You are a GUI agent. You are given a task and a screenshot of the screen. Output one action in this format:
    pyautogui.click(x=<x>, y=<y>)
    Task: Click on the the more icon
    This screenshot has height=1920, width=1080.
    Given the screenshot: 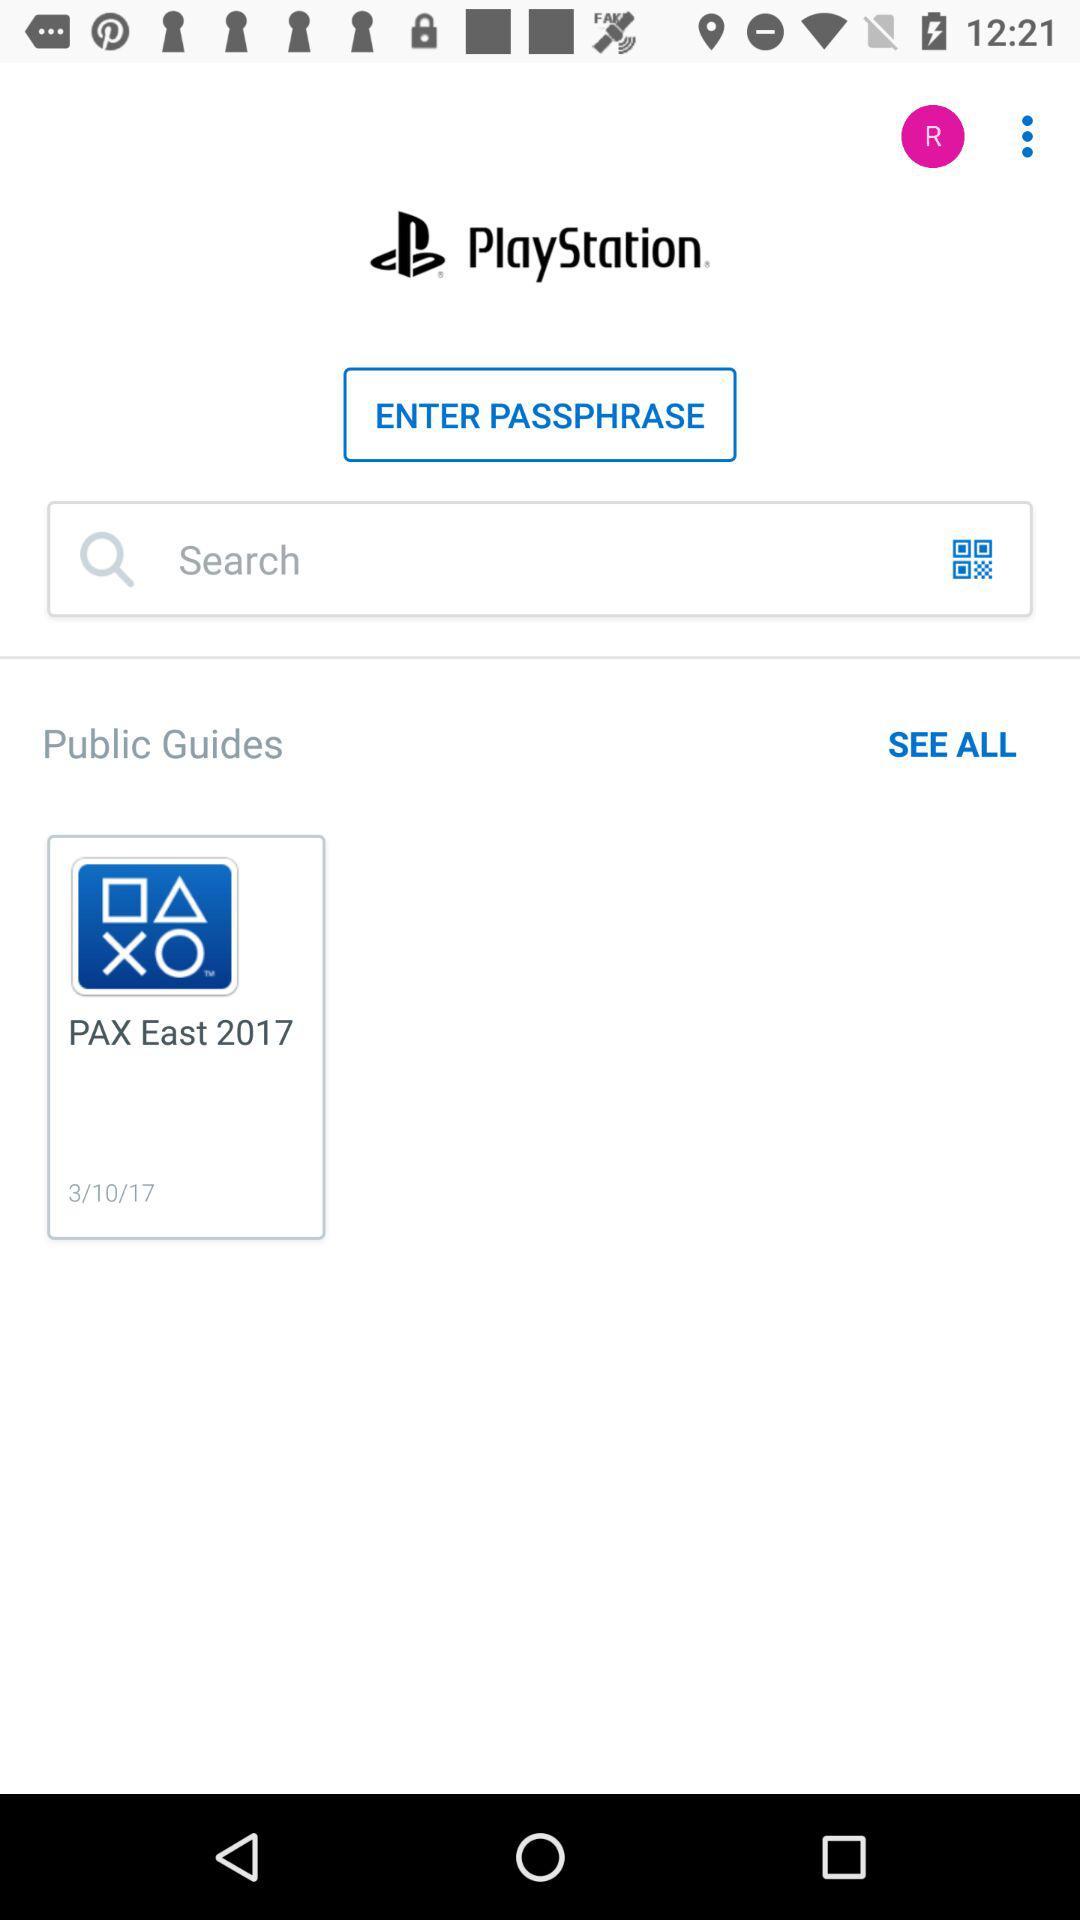 What is the action you would take?
    pyautogui.click(x=1016, y=125)
    